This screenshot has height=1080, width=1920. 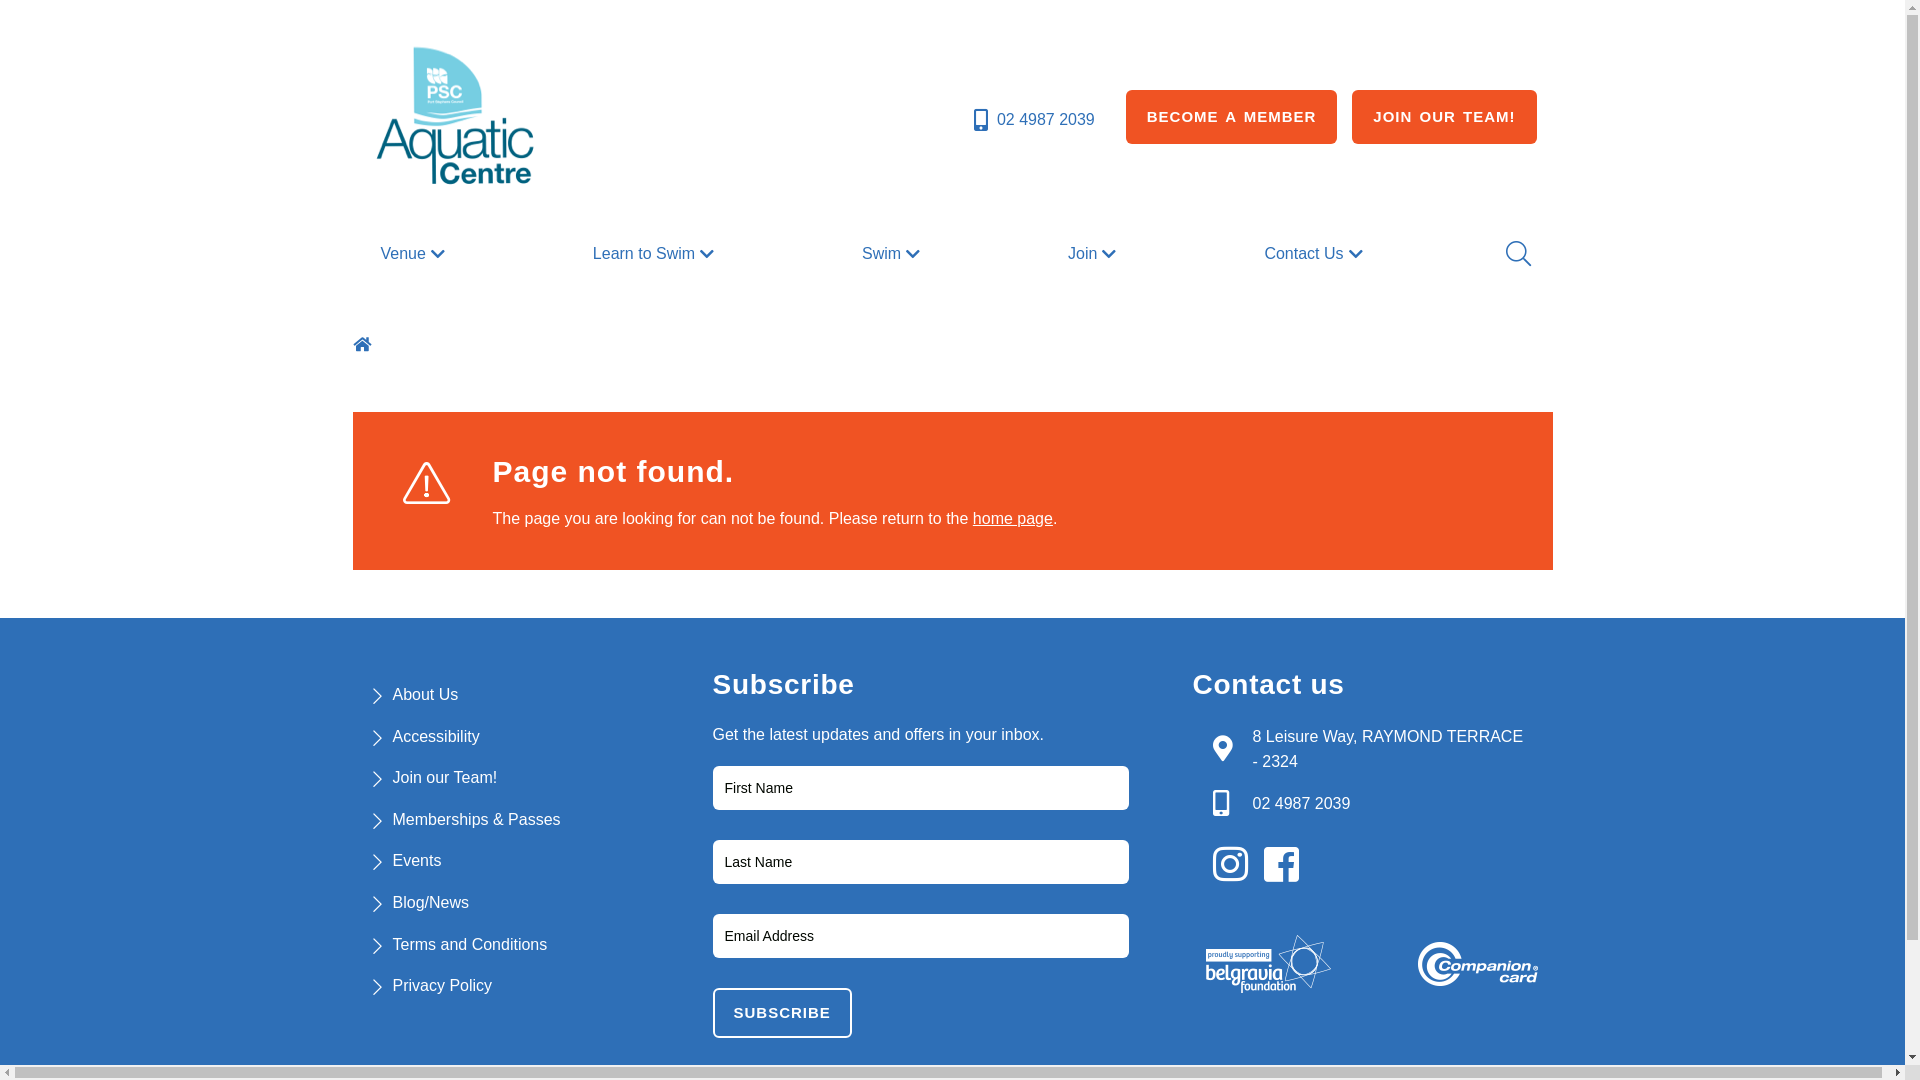 I want to click on 'Privacy Policy', so click(x=392, y=984).